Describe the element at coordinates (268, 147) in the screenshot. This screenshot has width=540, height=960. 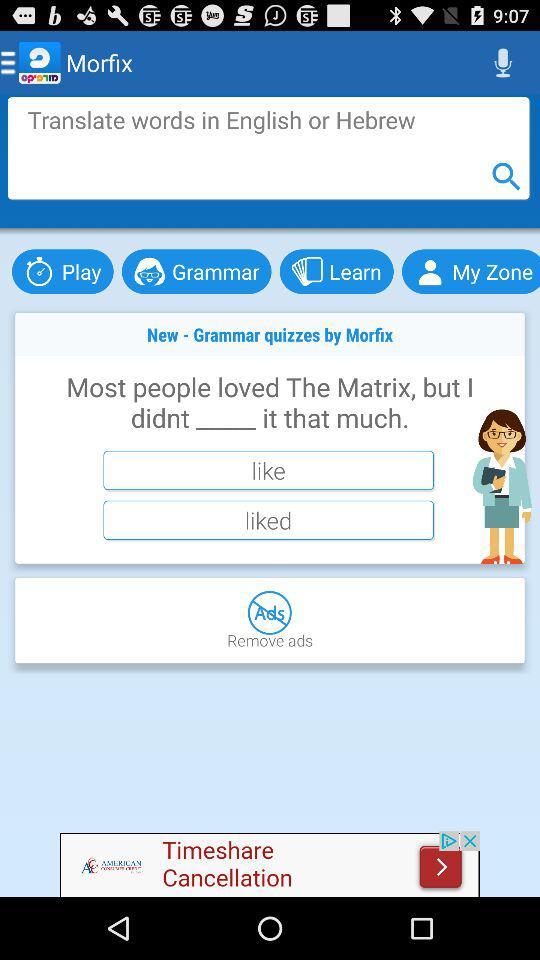
I see `advertisement` at that location.